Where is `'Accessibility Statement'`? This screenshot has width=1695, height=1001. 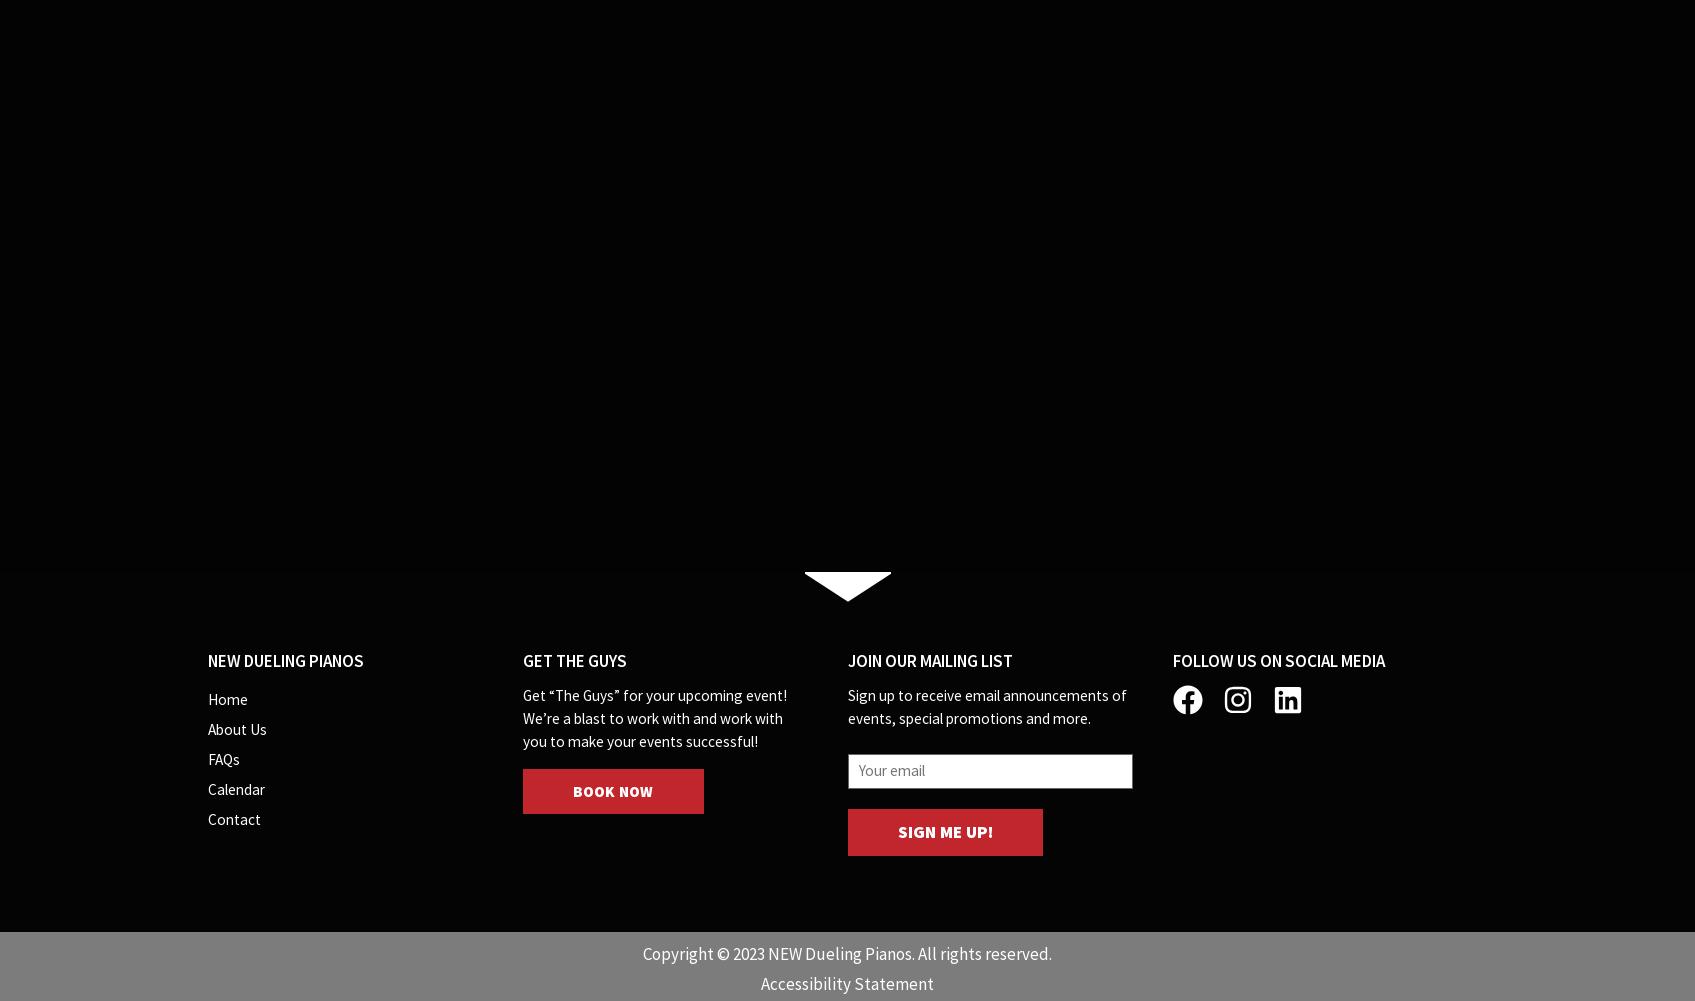 'Accessibility Statement' is located at coordinates (847, 982).